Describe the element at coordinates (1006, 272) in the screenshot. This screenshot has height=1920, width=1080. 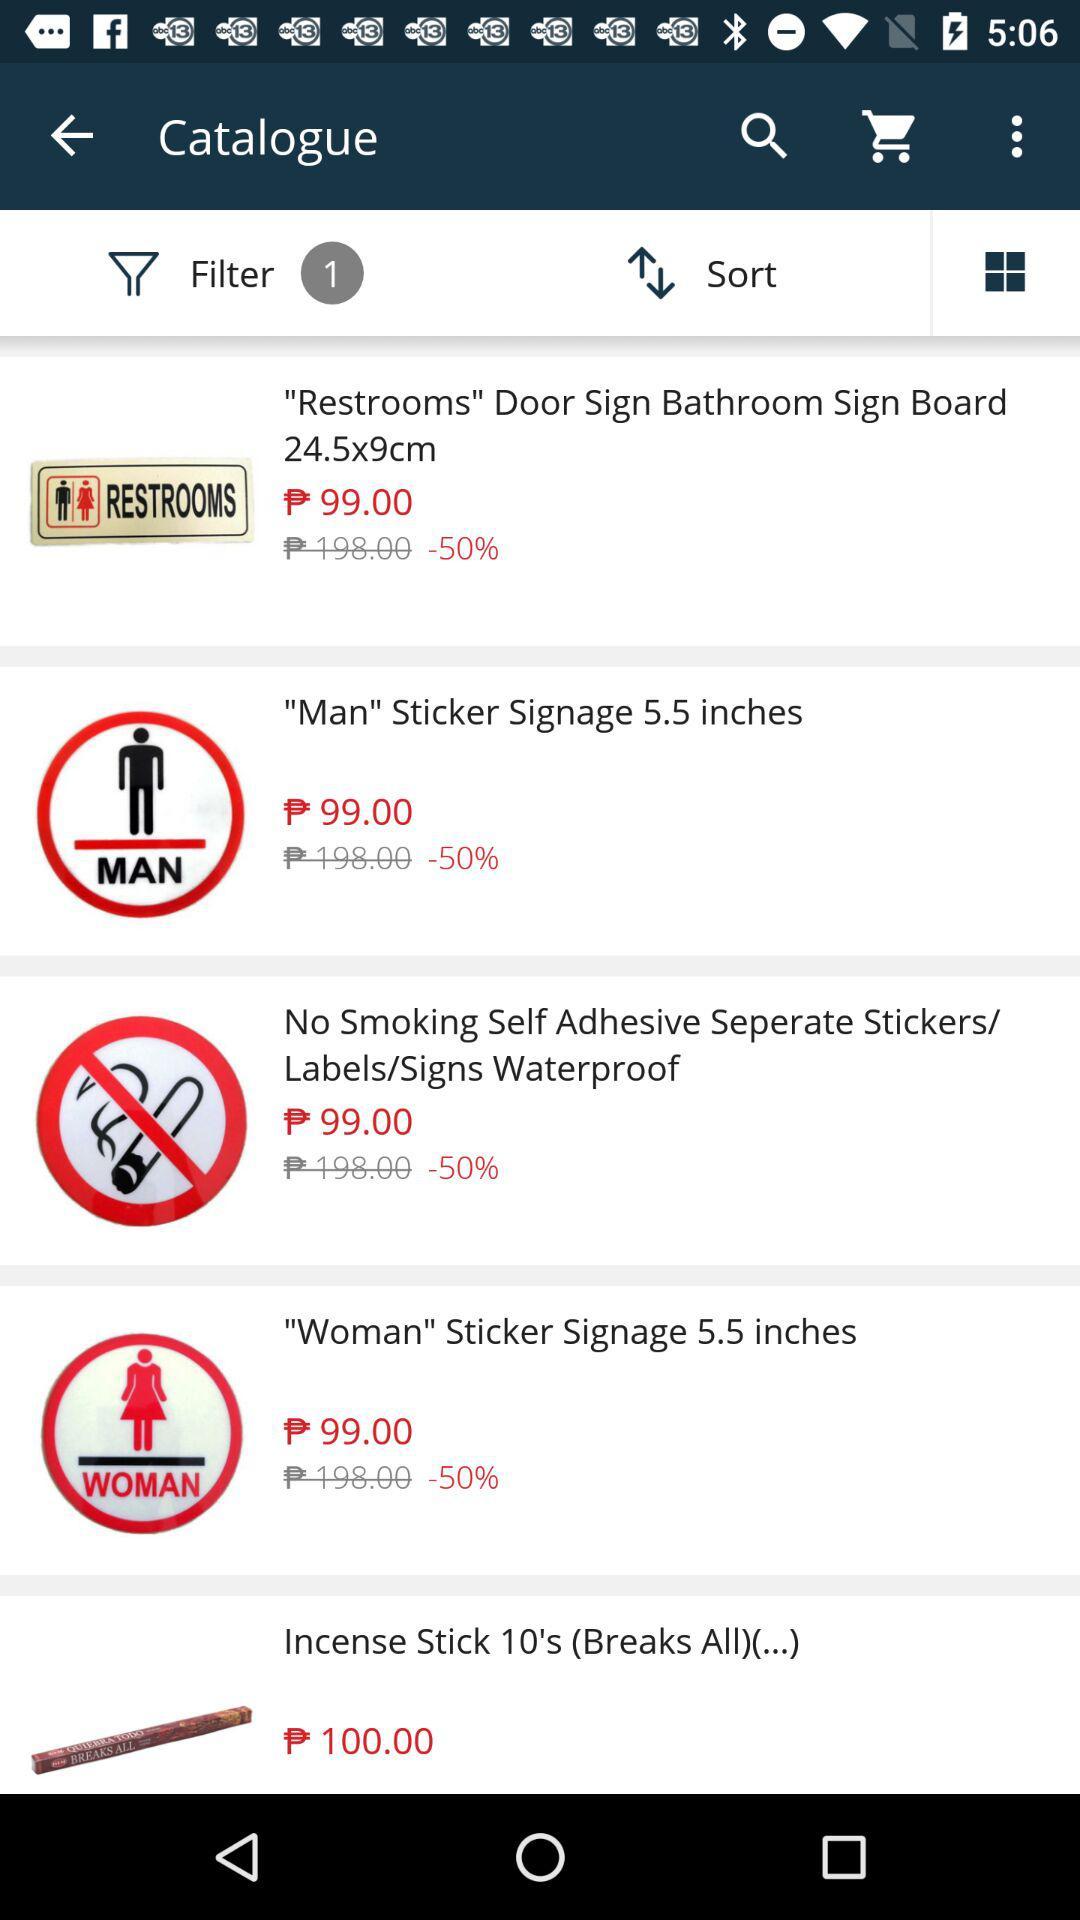
I see `the dashboard icon` at that location.